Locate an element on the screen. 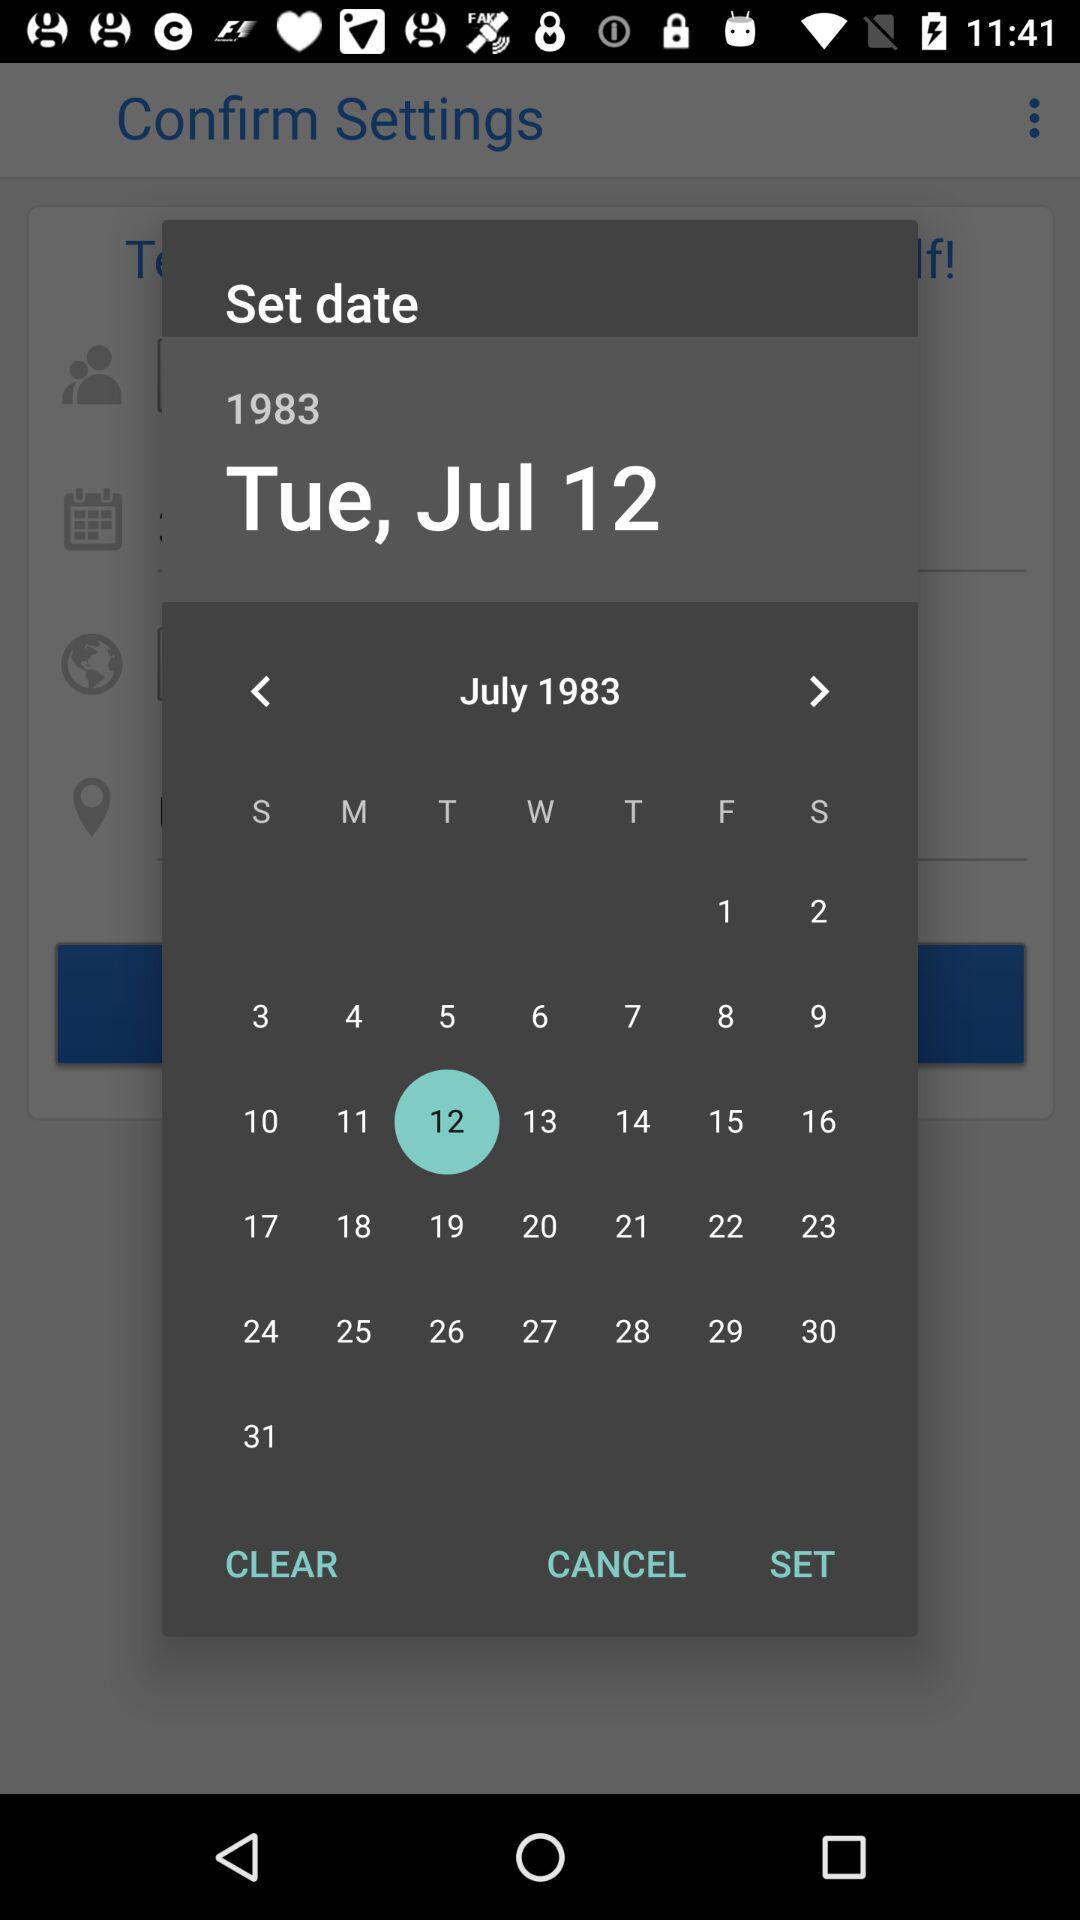 This screenshot has height=1920, width=1080. the icon on the left is located at coordinates (260, 691).